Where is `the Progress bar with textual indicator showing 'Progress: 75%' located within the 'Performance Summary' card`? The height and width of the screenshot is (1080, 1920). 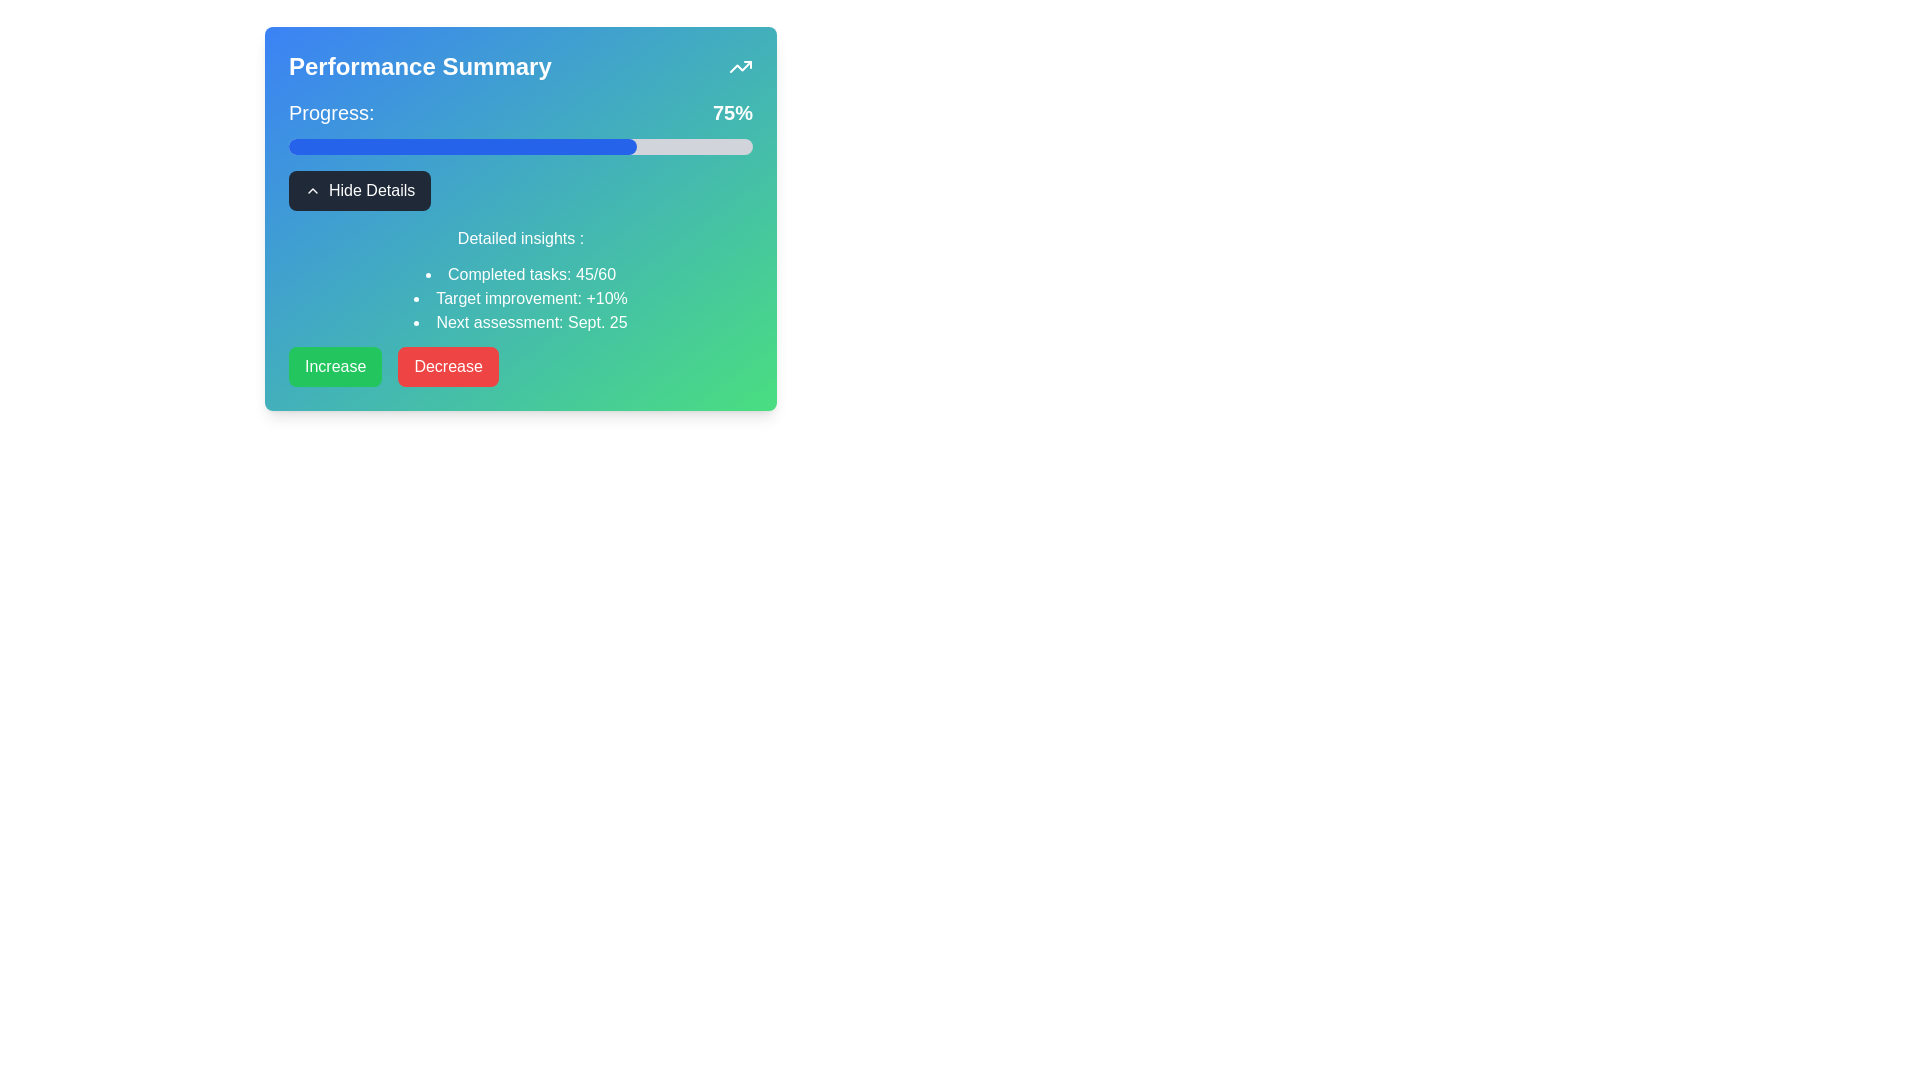
the Progress bar with textual indicator showing 'Progress: 75%' located within the 'Performance Summary' card is located at coordinates (521, 127).